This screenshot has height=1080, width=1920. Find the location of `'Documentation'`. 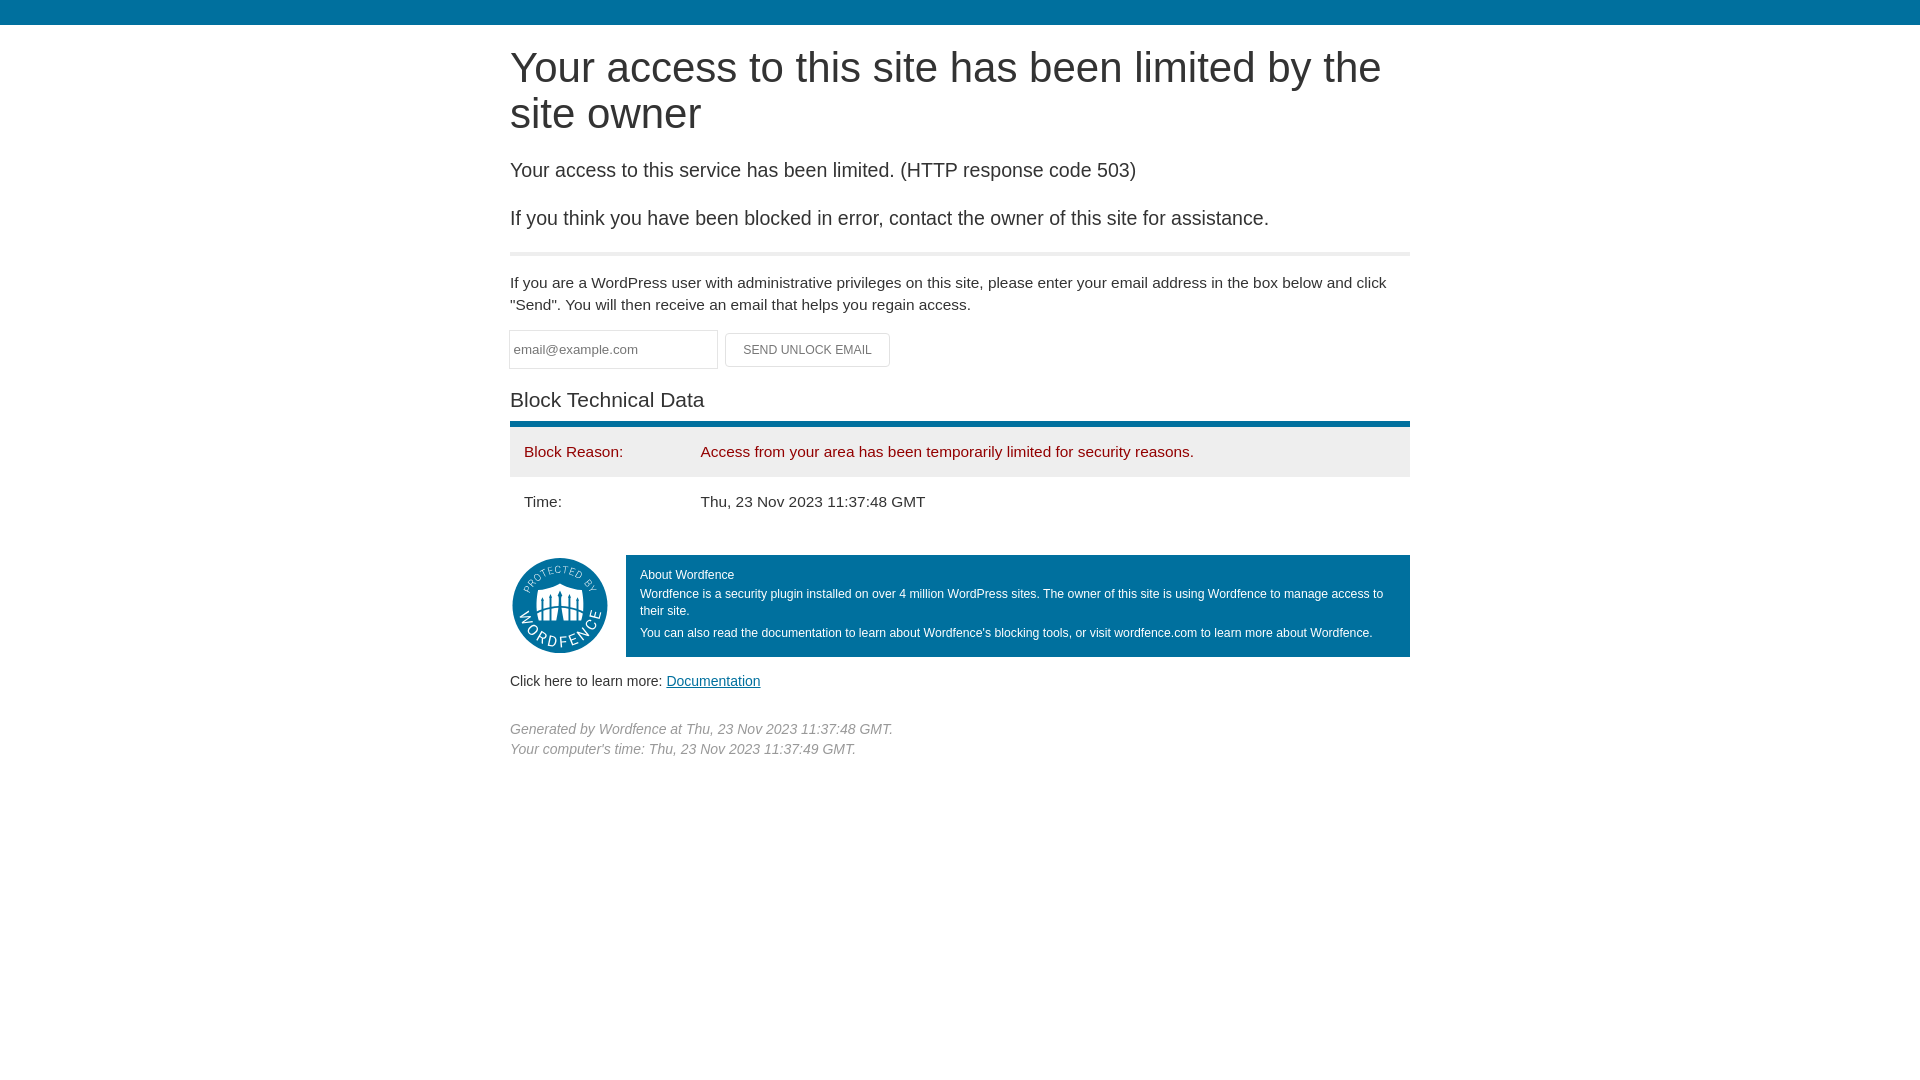

'Documentation' is located at coordinates (666, 680).